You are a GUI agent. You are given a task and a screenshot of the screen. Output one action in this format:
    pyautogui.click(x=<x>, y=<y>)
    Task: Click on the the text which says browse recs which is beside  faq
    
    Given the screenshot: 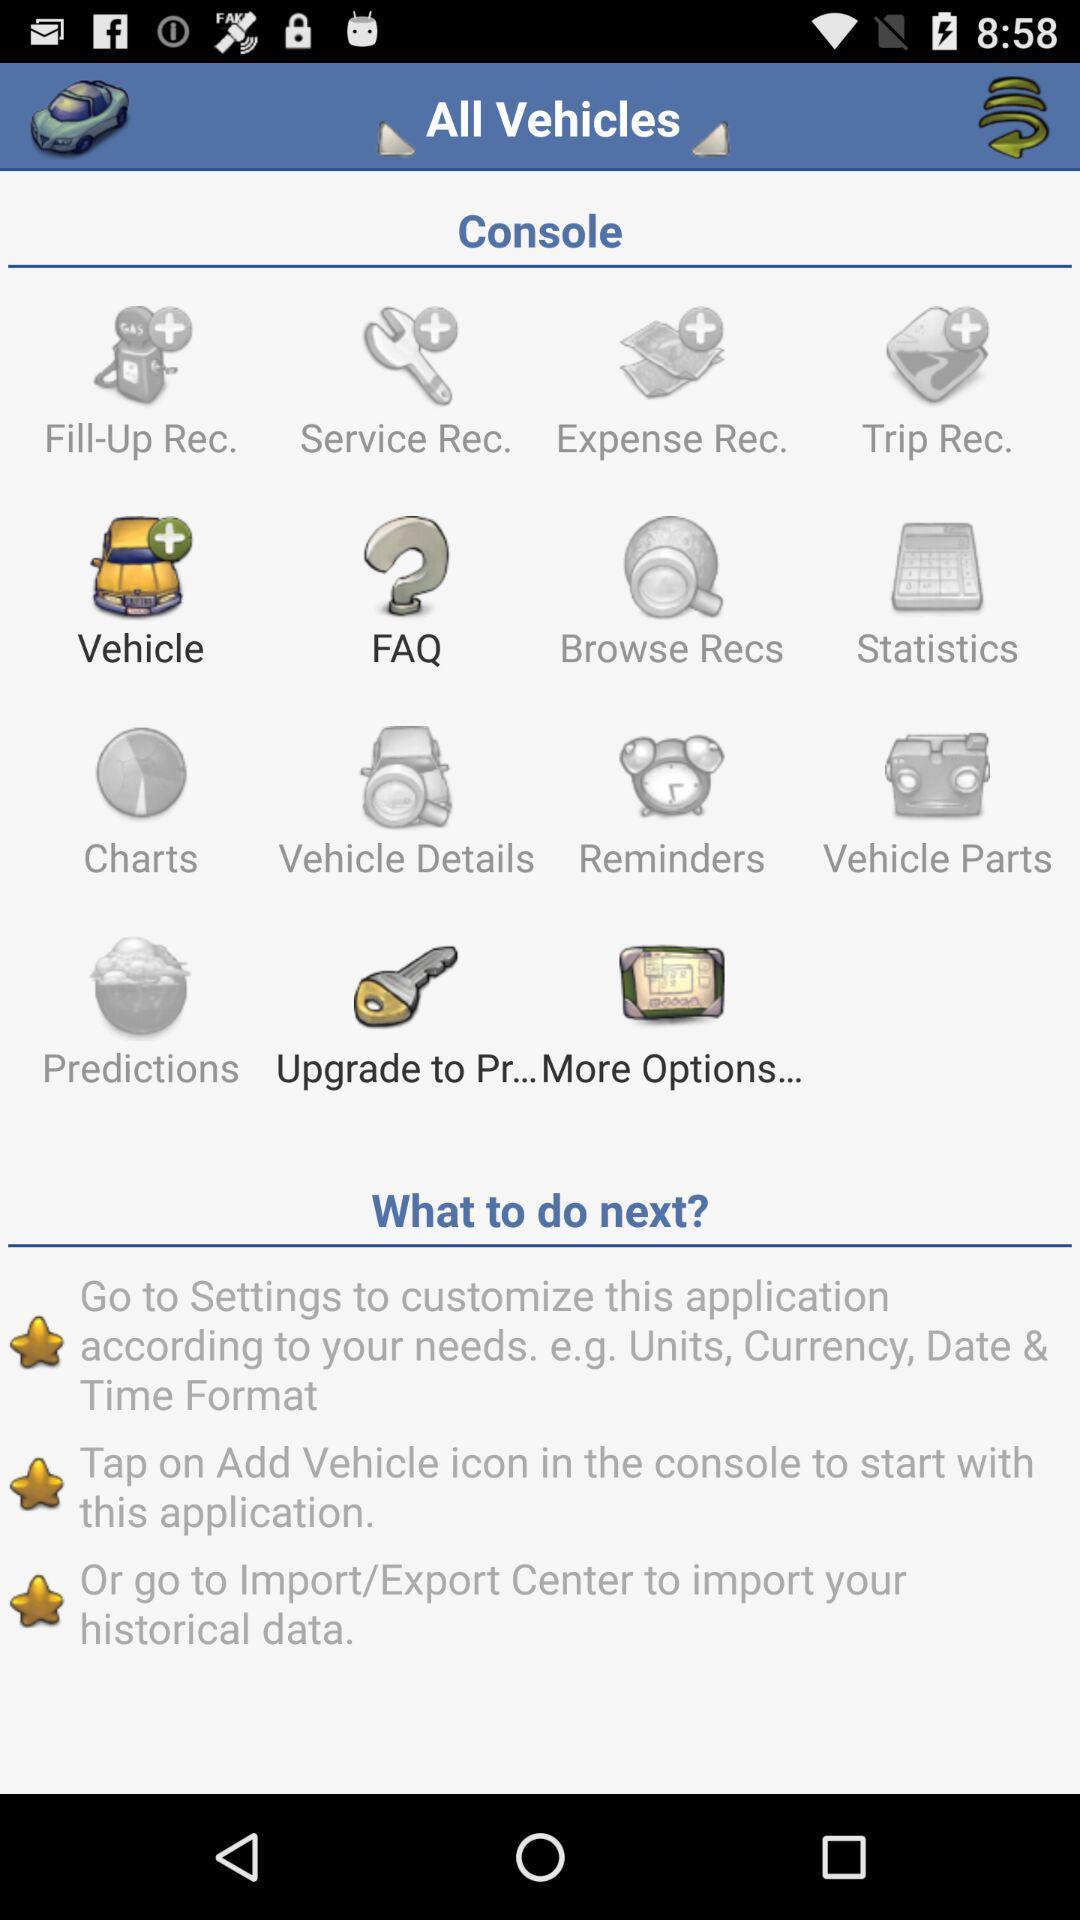 What is the action you would take?
    pyautogui.click(x=671, y=599)
    